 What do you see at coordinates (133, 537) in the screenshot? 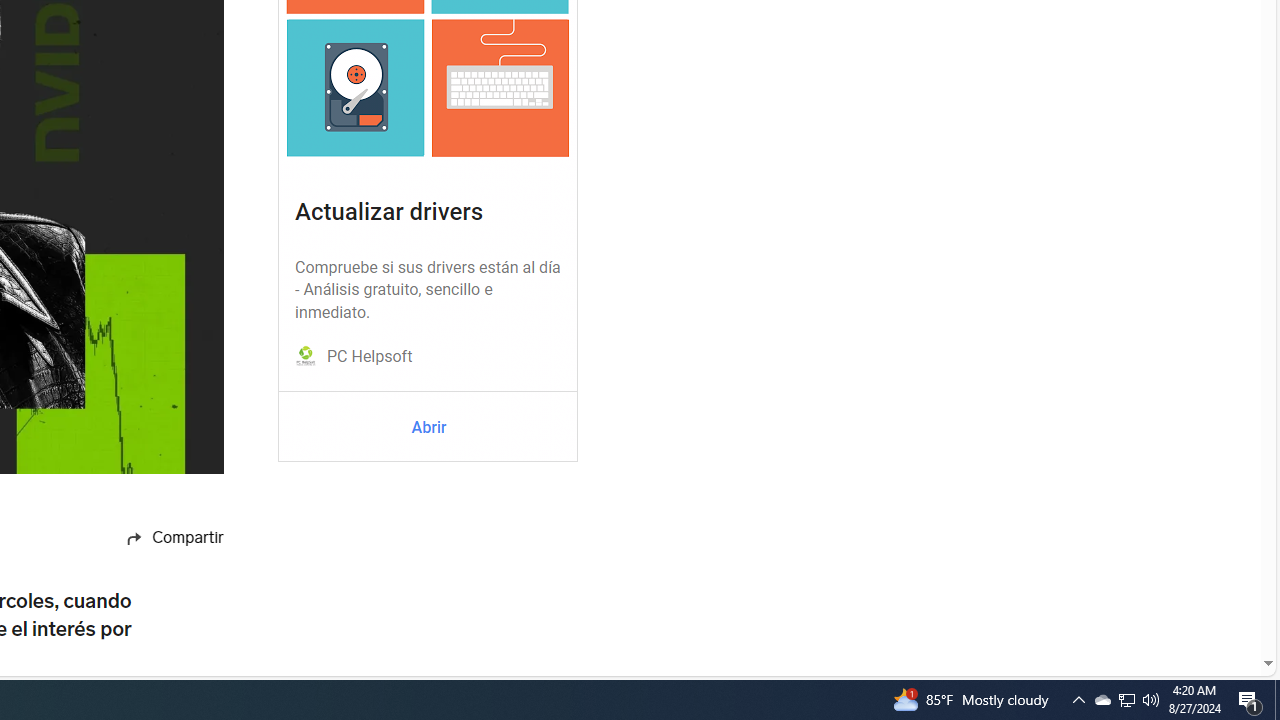
I see `'Share icon'` at bounding box center [133, 537].